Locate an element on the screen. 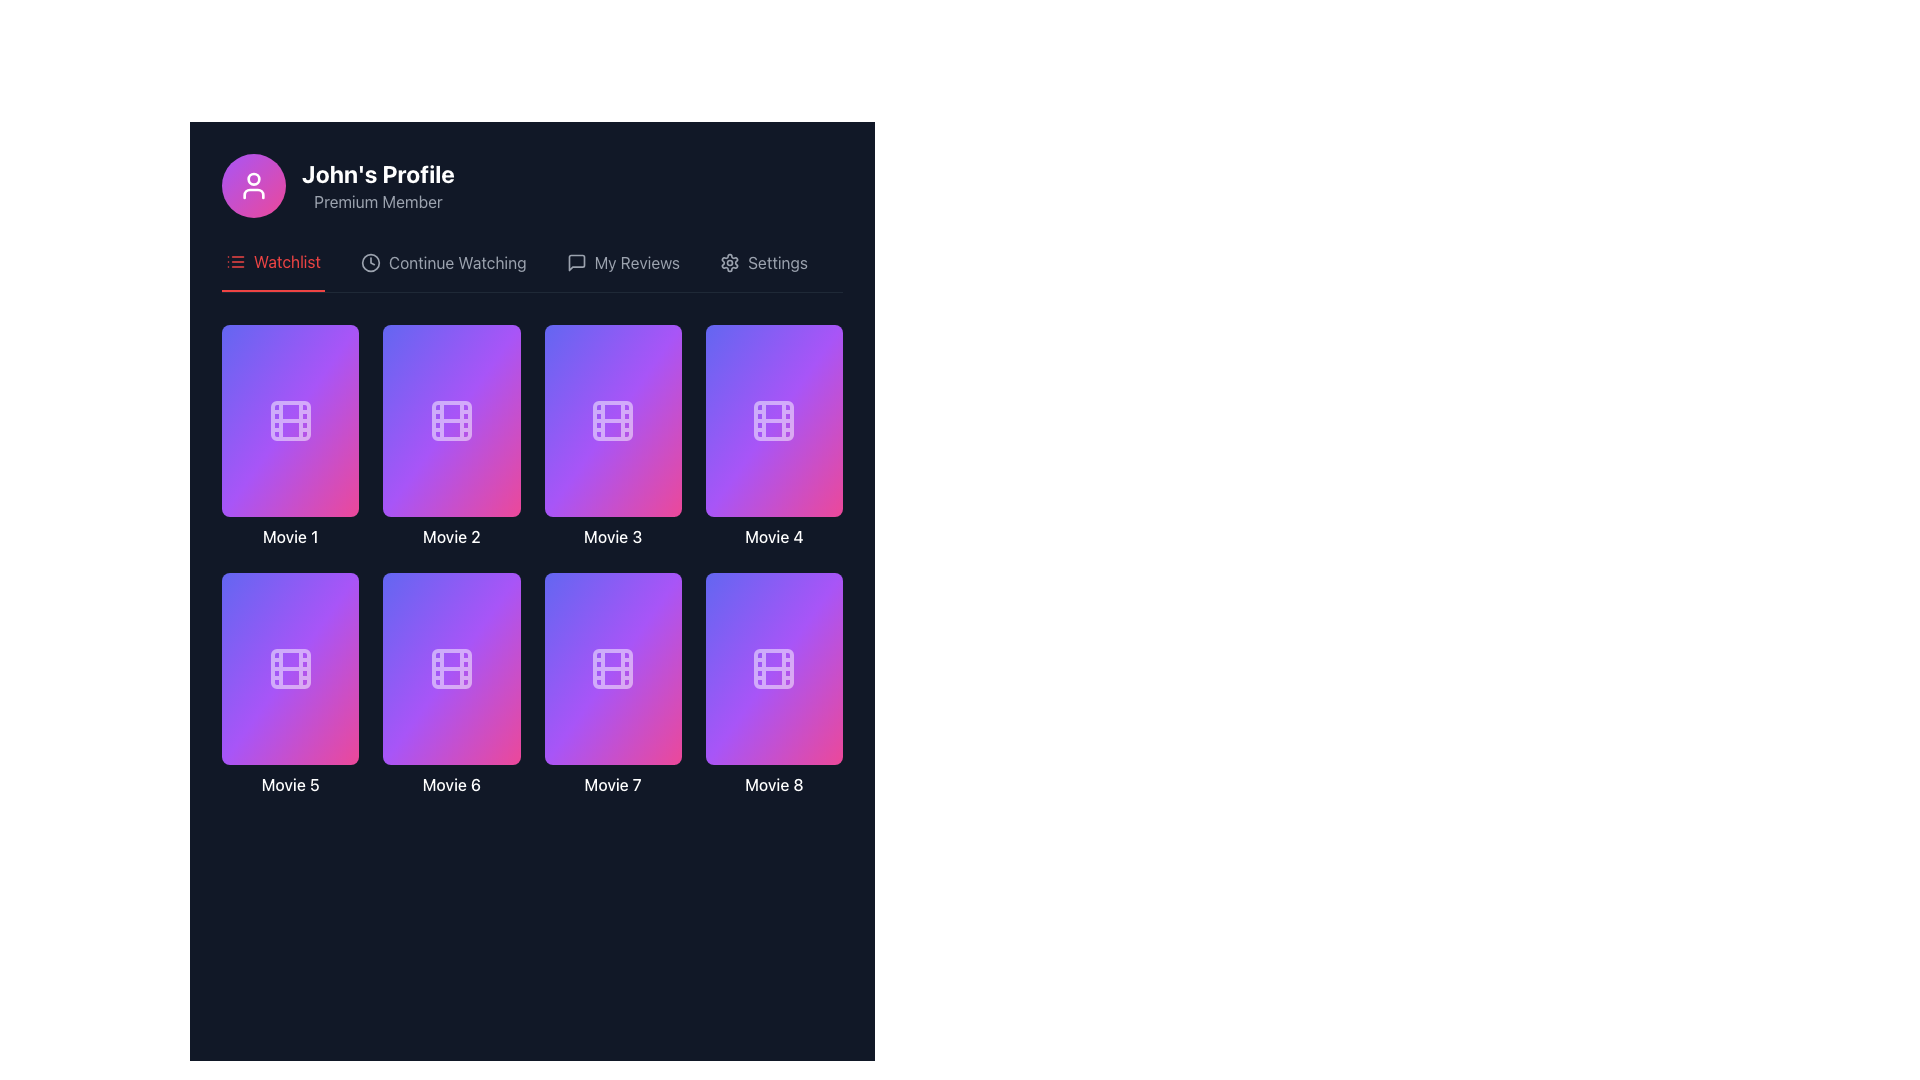 This screenshot has height=1080, width=1920. the Image icon representing 'Movie 6' in the second row, second column of the grid layout is located at coordinates (450, 668).